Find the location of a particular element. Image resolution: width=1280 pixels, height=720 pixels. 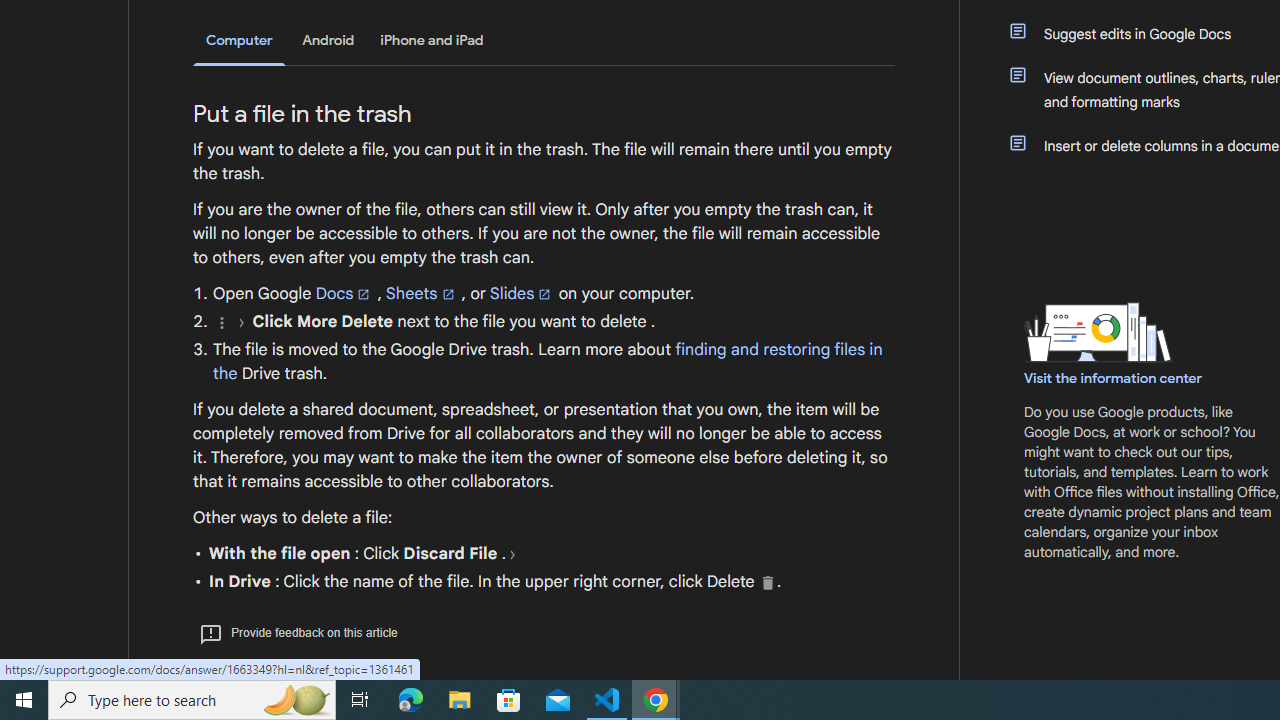

'finding and restoring files in the' is located at coordinates (547, 361).